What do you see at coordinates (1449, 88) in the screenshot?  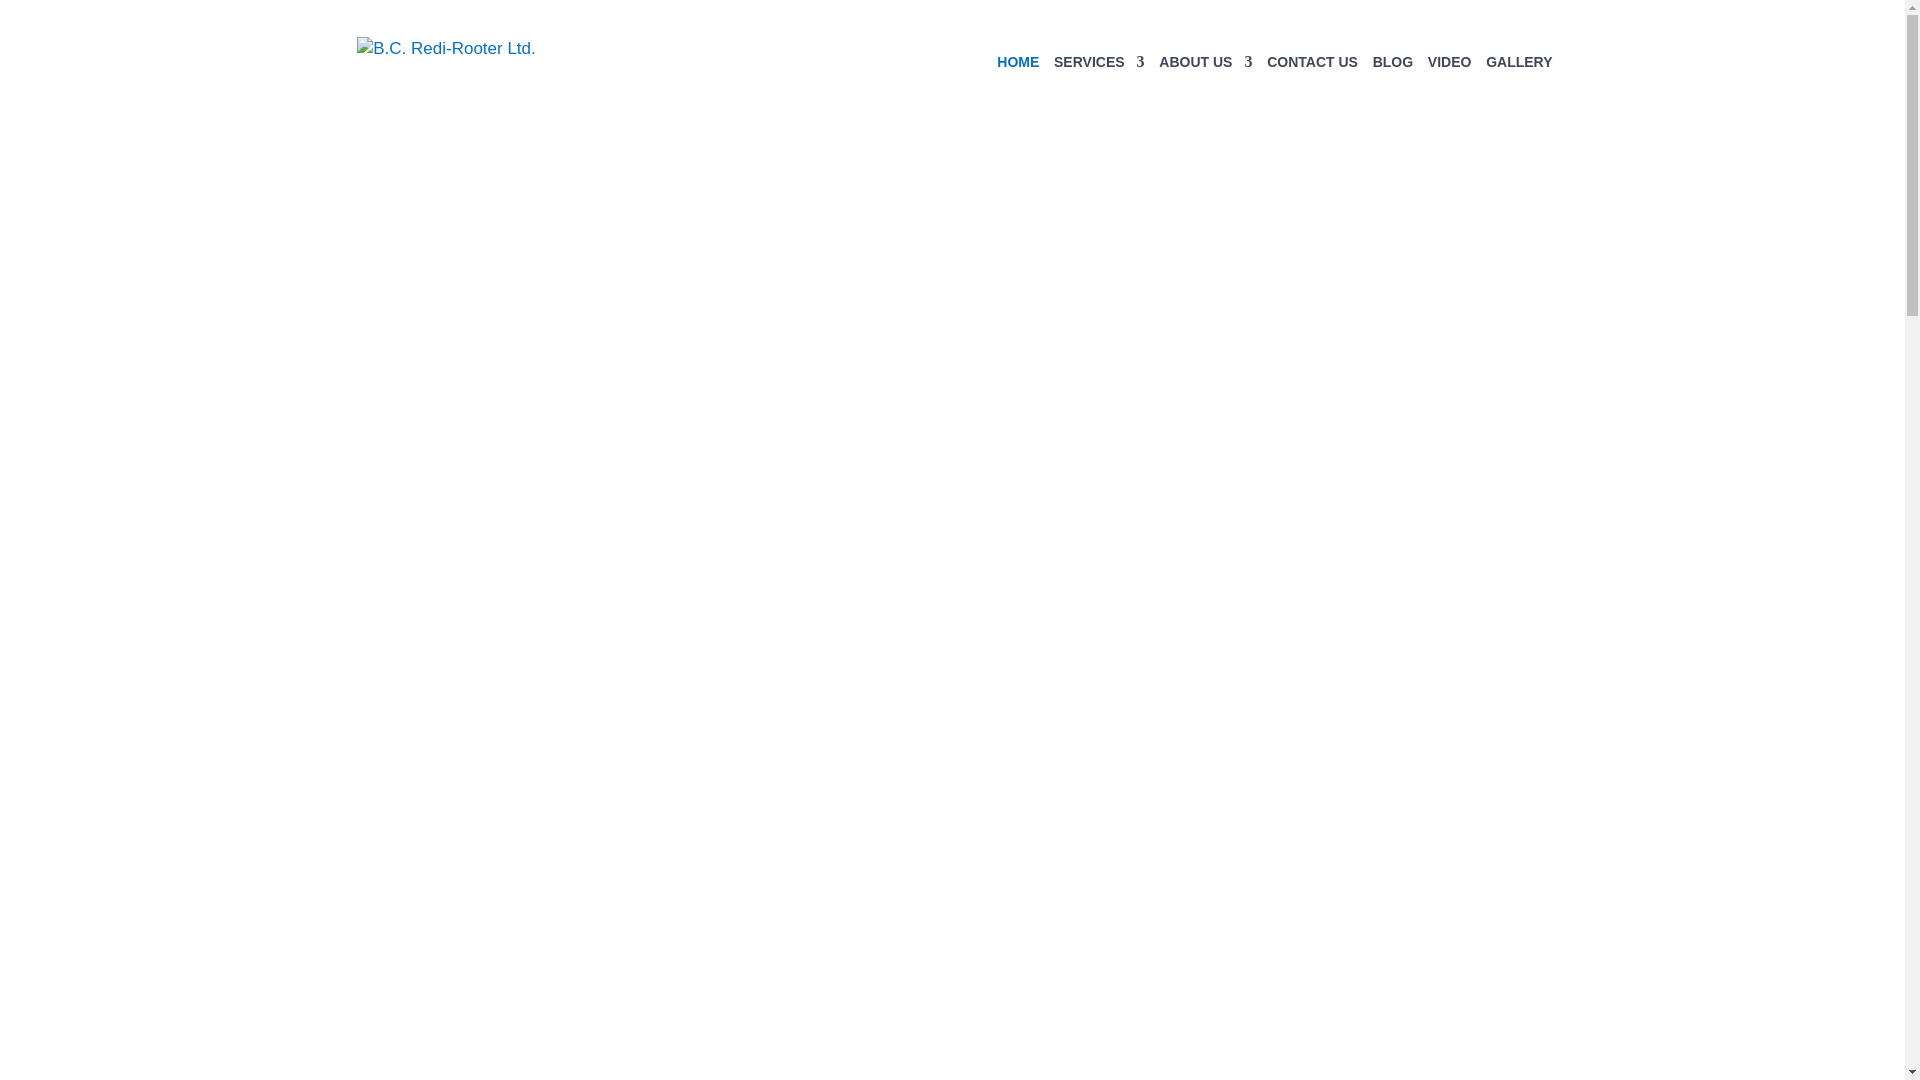 I see `'VIDEO'` at bounding box center [1449, 88].